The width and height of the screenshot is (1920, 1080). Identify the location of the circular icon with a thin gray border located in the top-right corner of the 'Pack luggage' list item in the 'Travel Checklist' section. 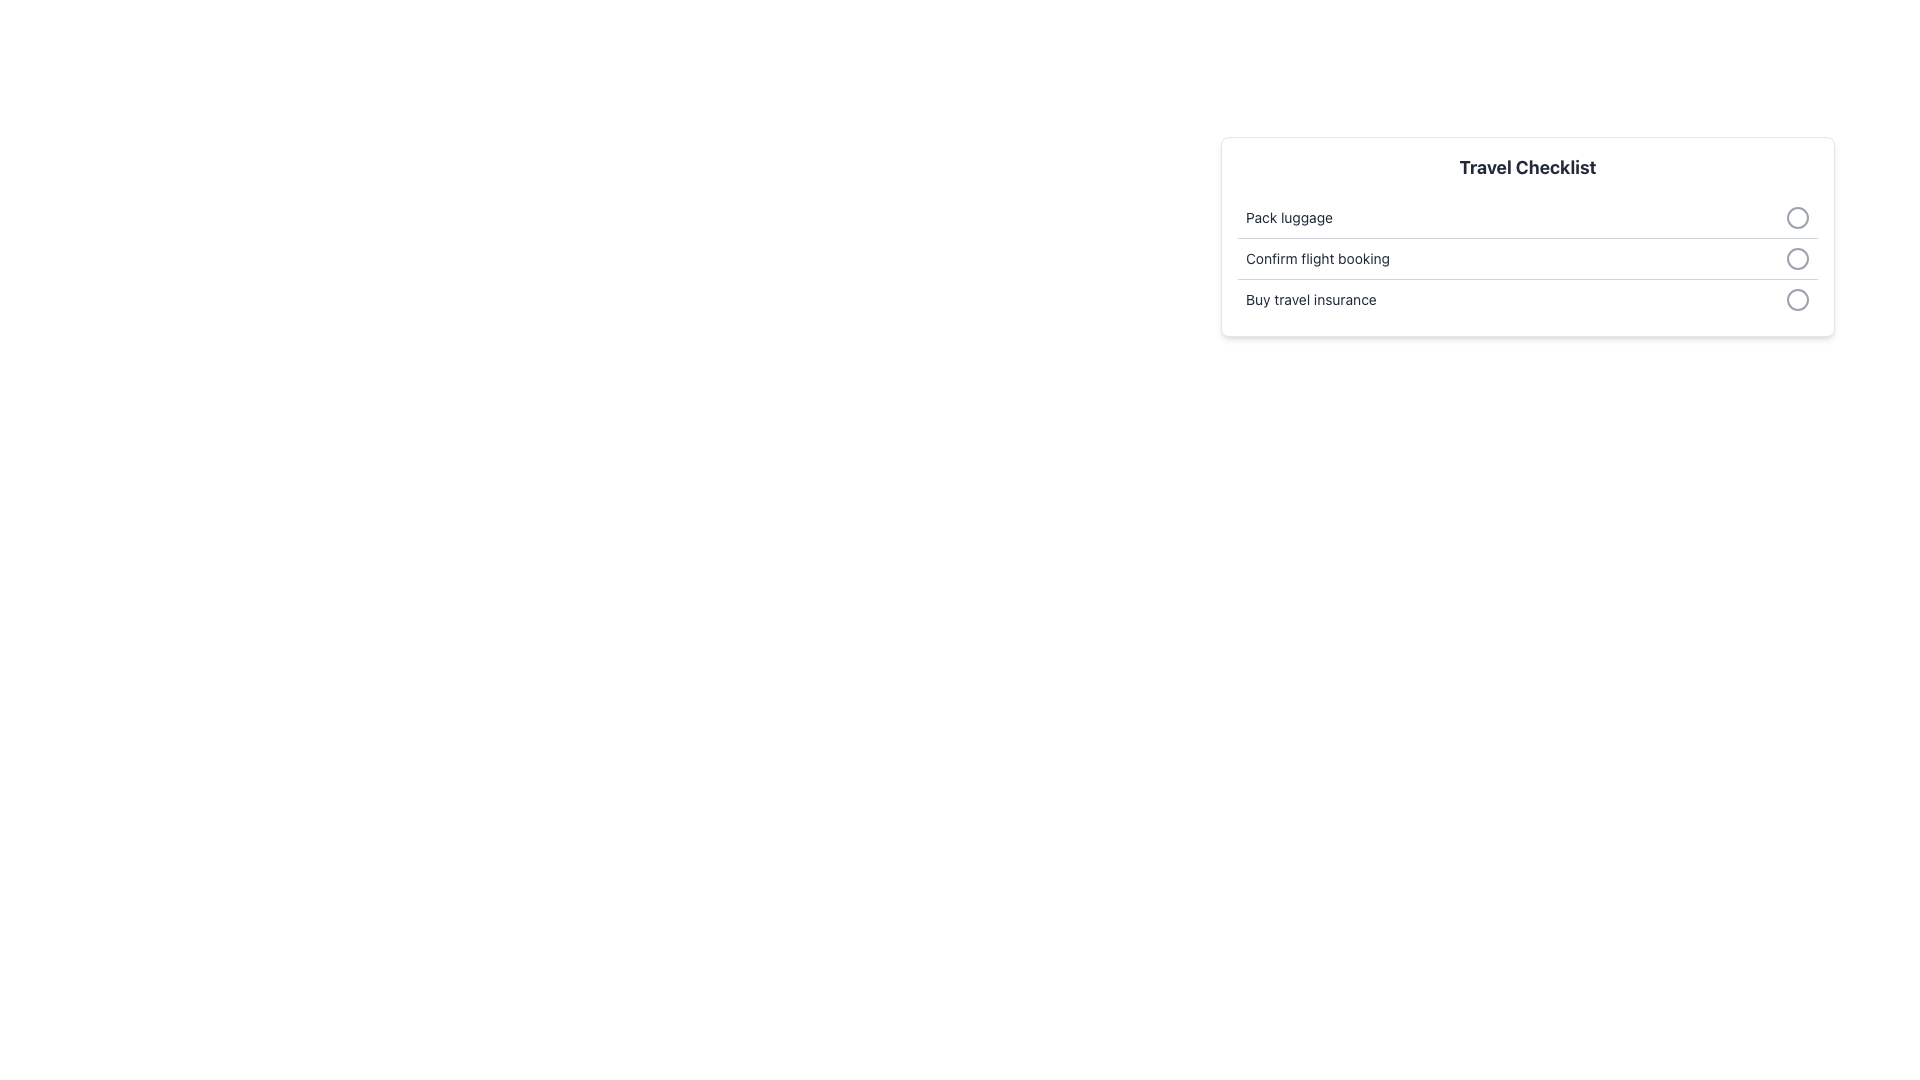
(1798, 218).